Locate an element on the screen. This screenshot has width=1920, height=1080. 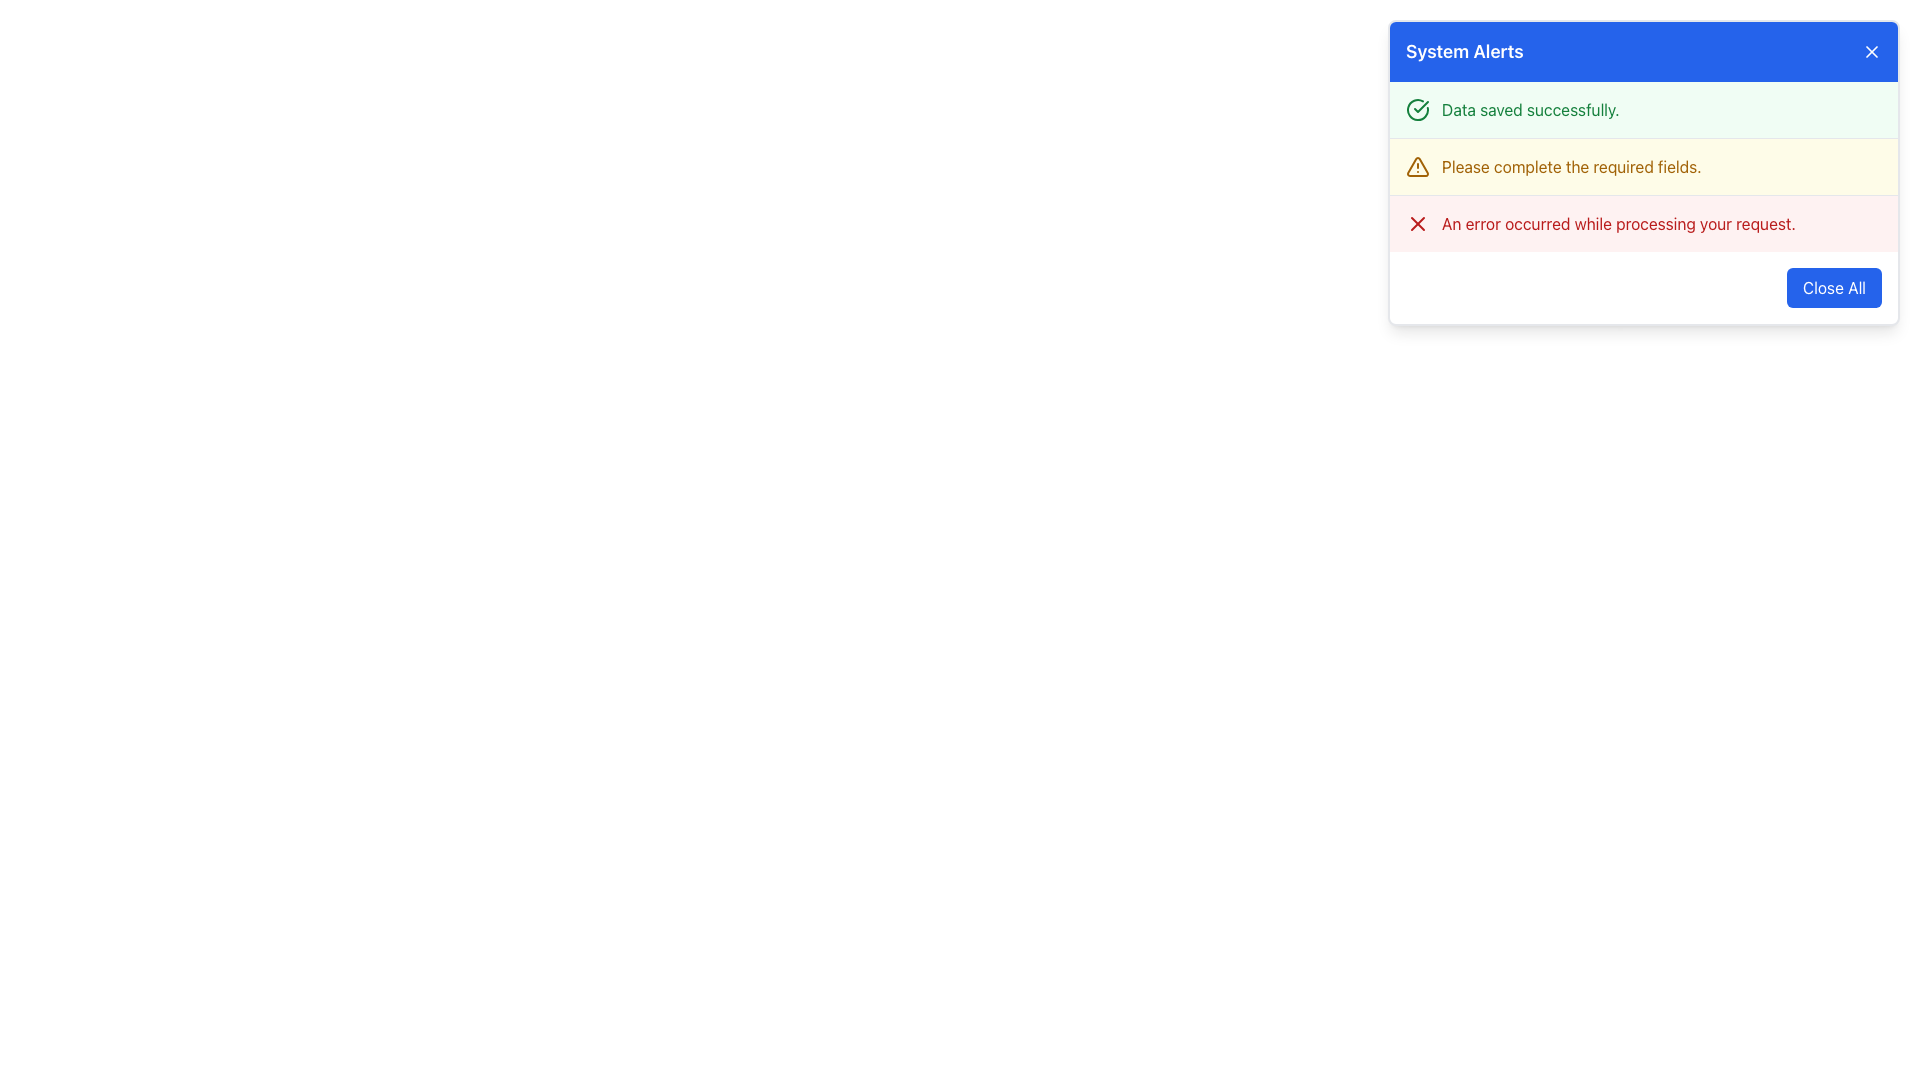
the presence of an error by clicking on the Notification Alert with a light red background and red text that says 'An error occurred while processing your request.' is located at coordinates (1643, 223).